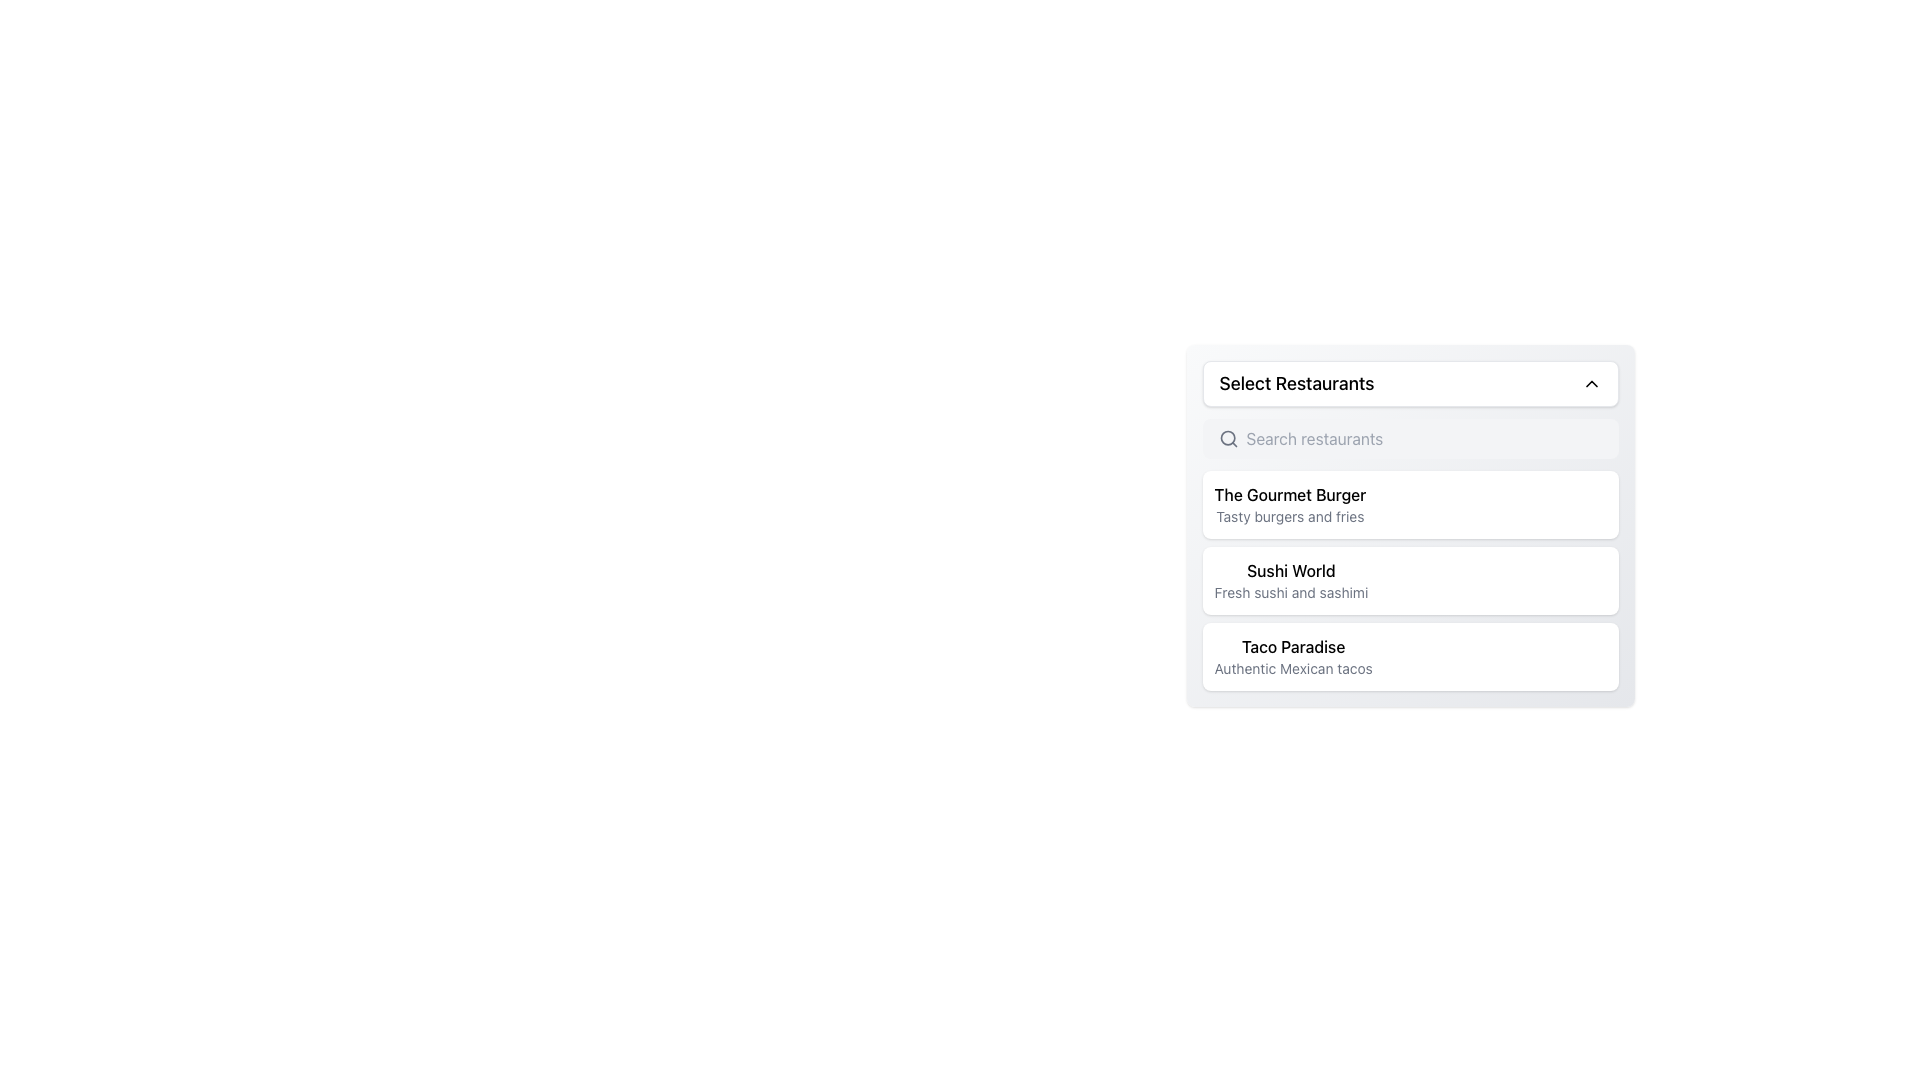 The height and width of the screenshot is (1080, 1920). Describe the element at coordinates (1291, 592) in the screenshot. I see `the text label displaying 'Fresh sushi and sashimi' located directly underneath the title 'Sushi World' in the 'Select Restaurants' section` at that location.